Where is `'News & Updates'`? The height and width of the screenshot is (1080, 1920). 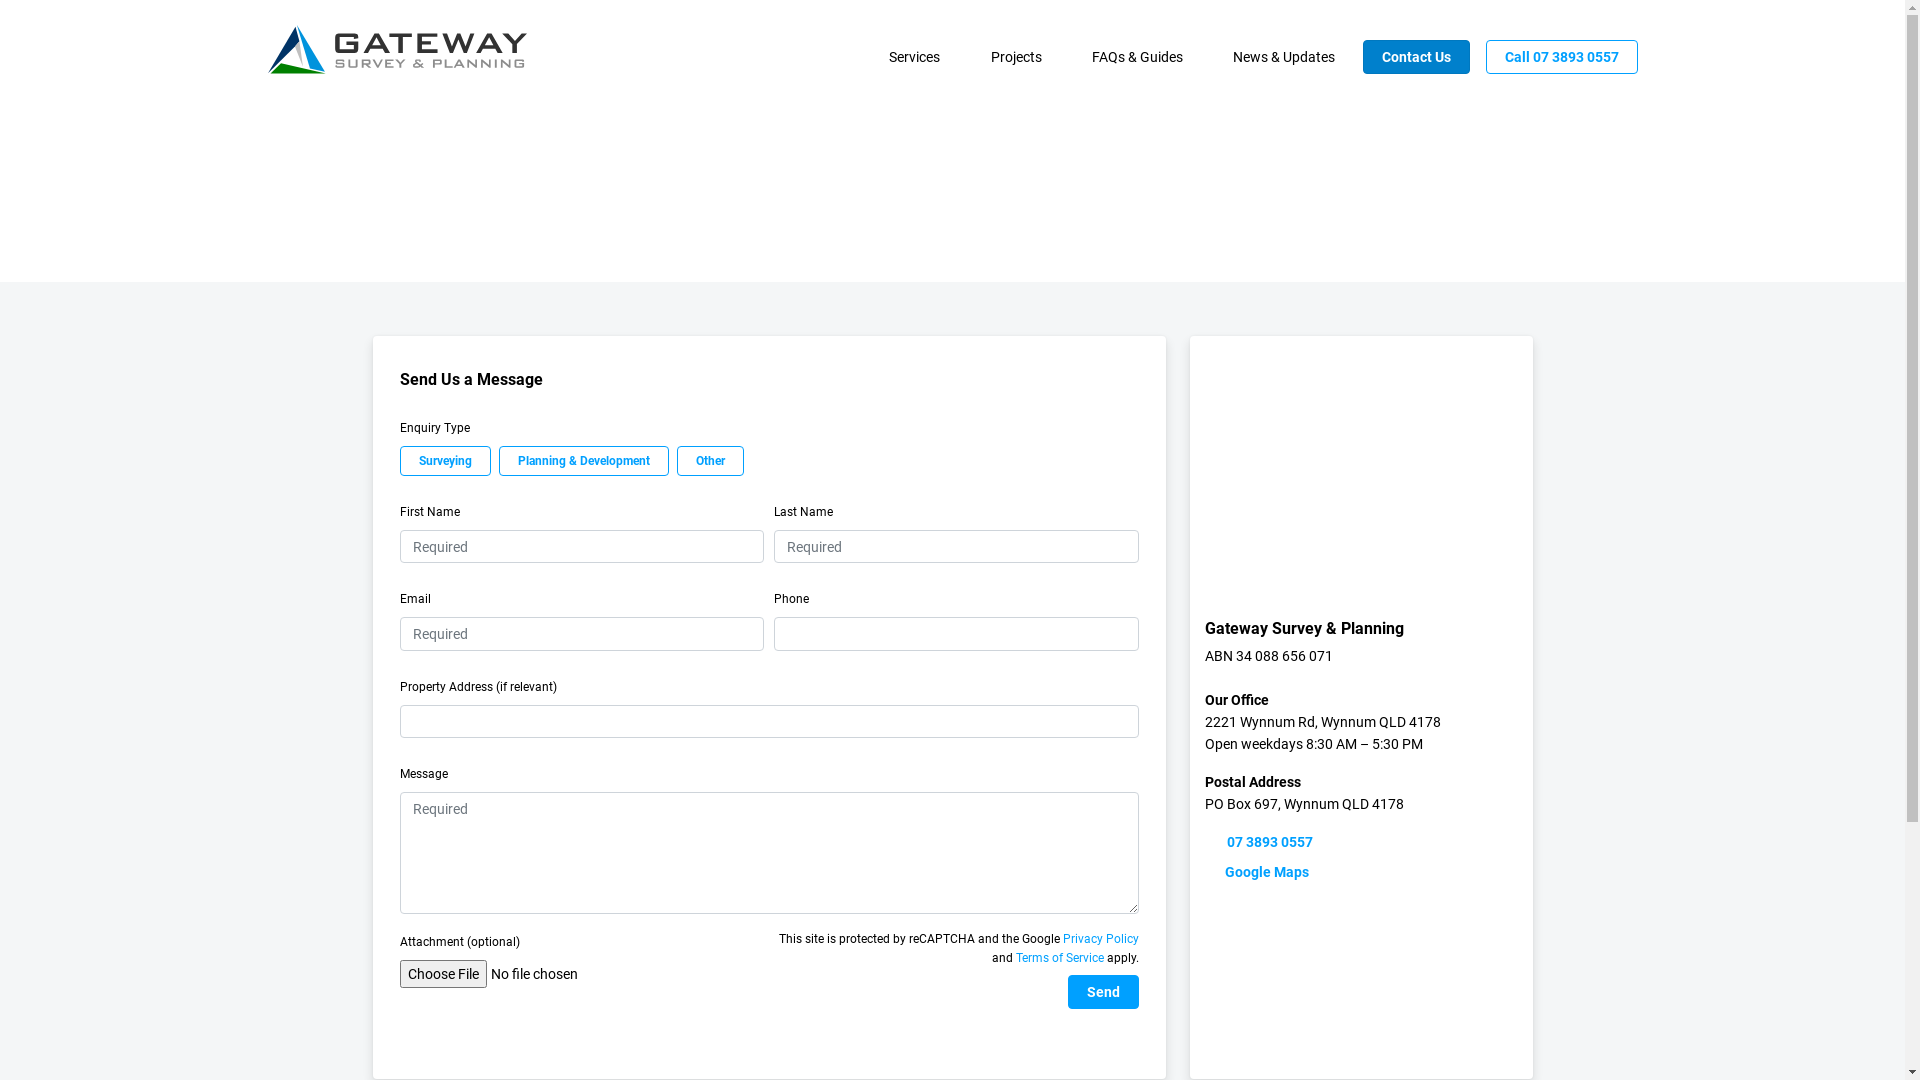
'News & Updates' is located at coordinates (1213, 56).